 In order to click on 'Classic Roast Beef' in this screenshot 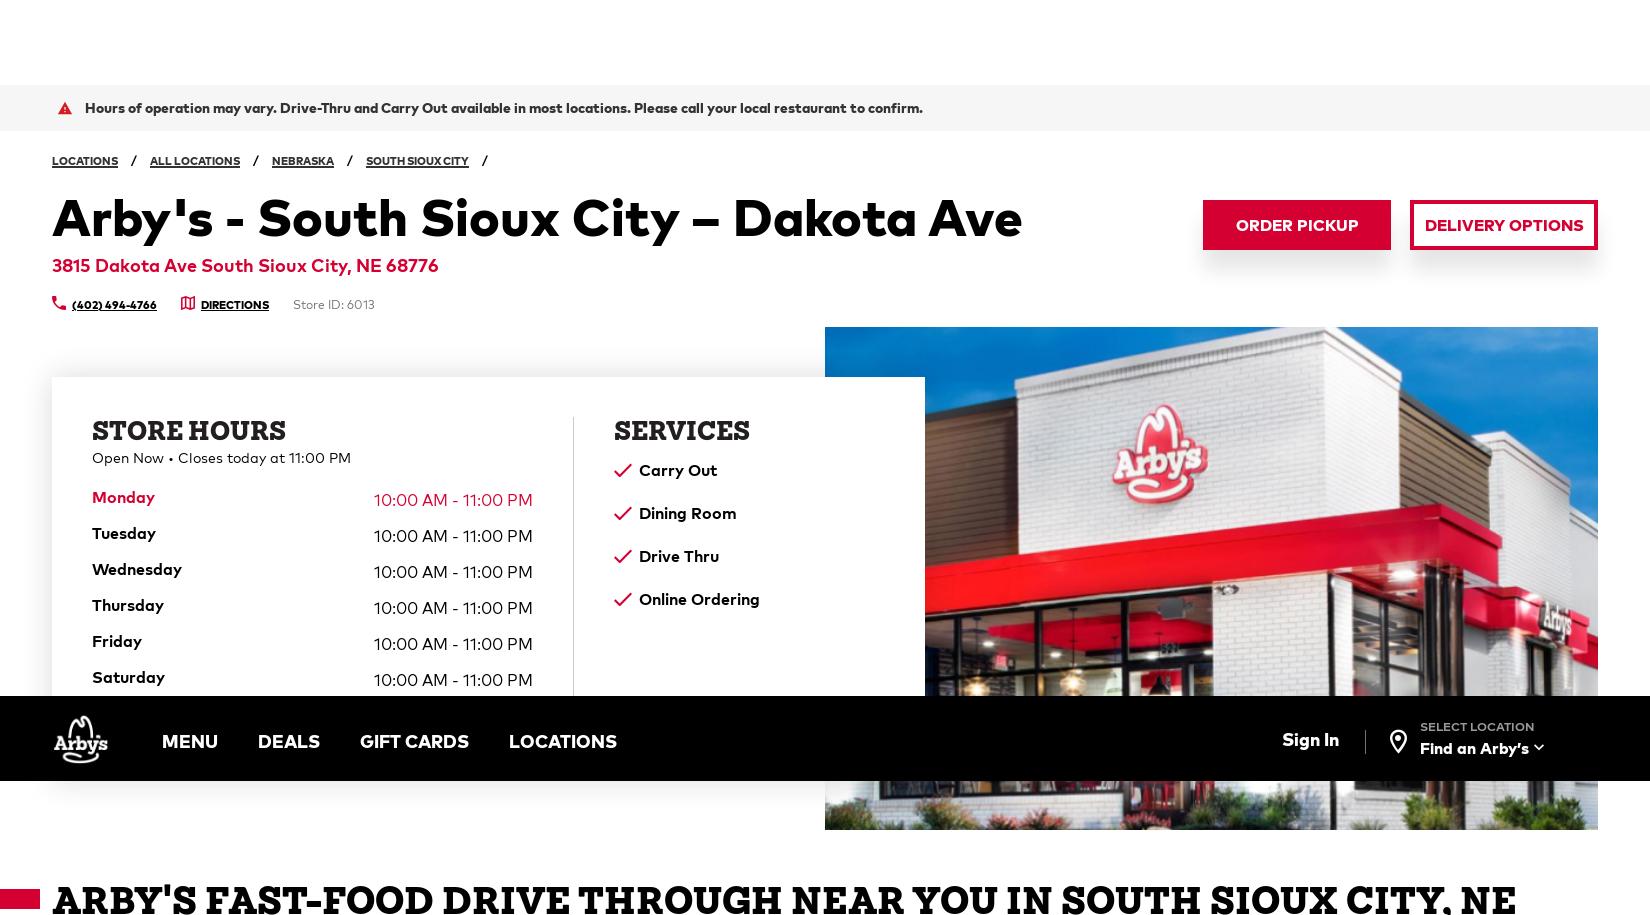, I will do `click(756, 321)`.